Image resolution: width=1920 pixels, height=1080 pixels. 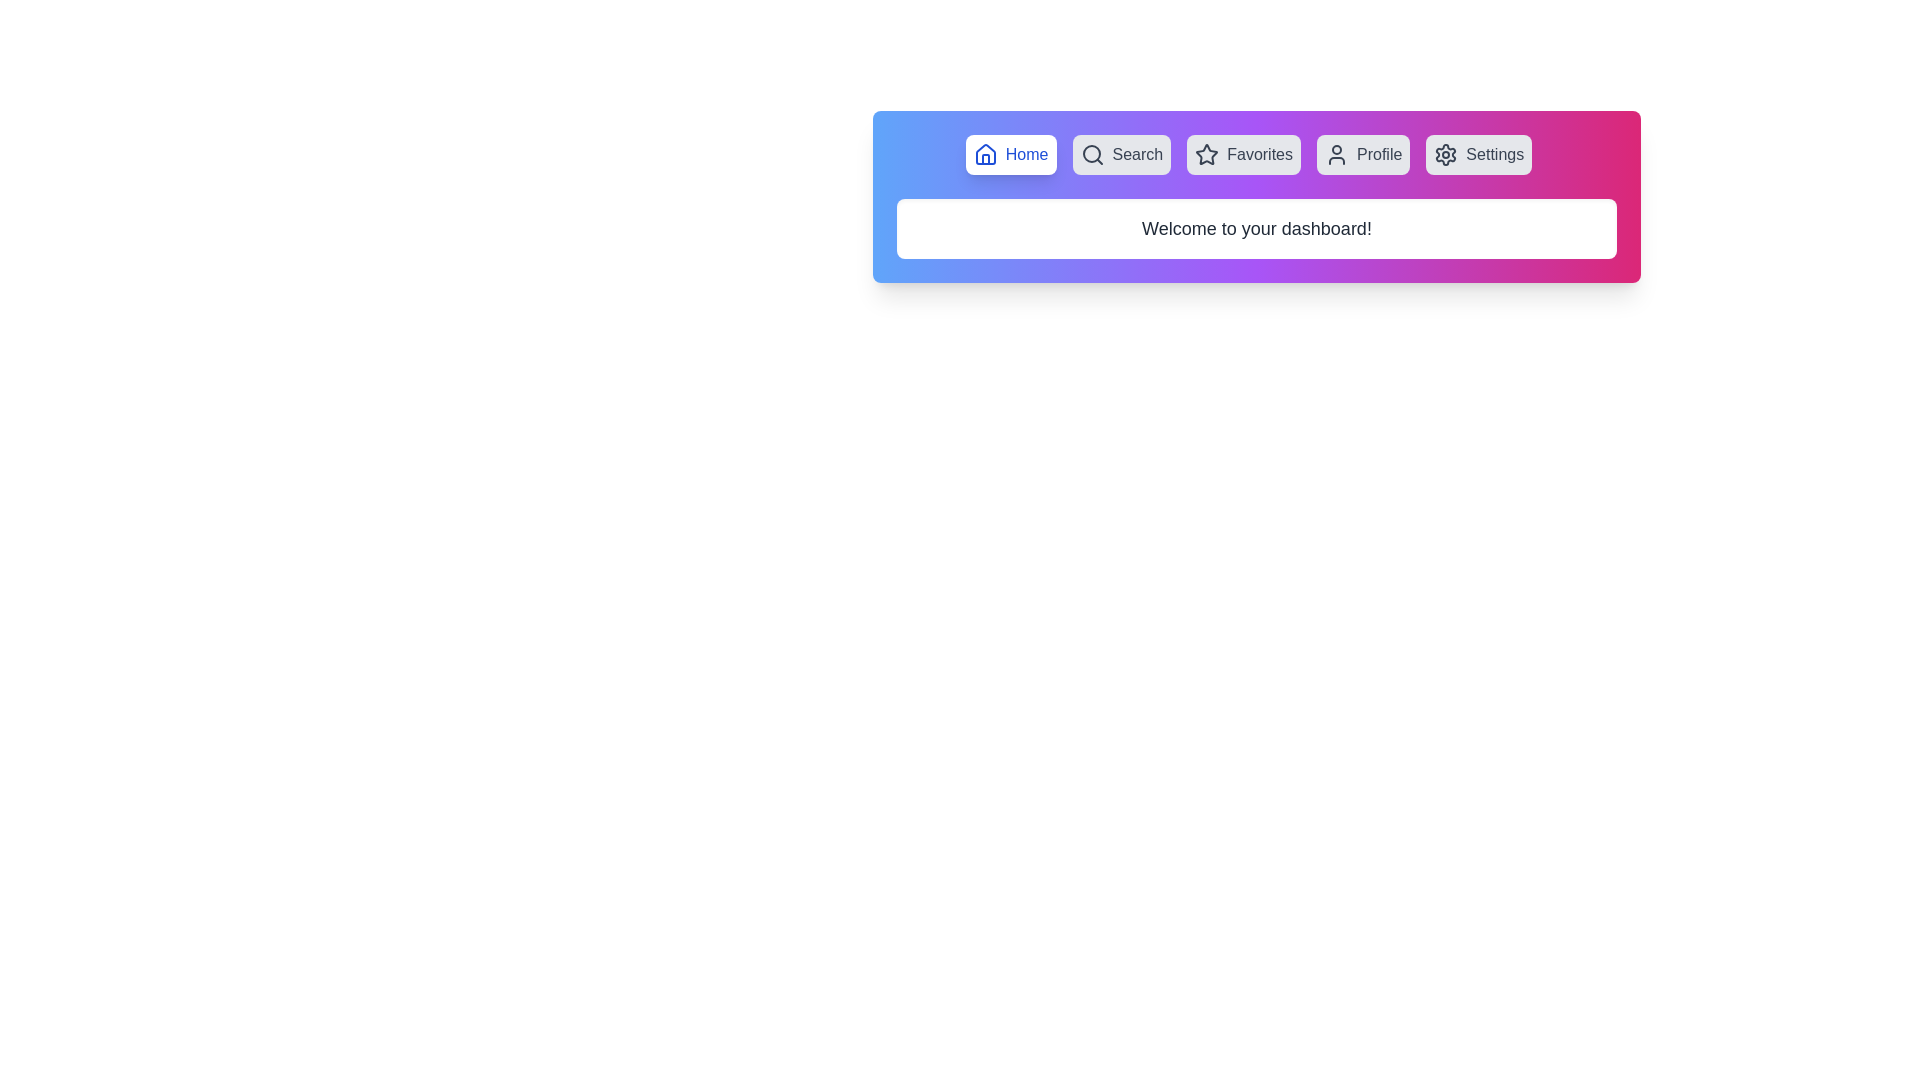 I want to click on the settings button, which is the last button in the horizontal navigation menu positioned to the far right, following the 'Profile' button, so click(x=1479, y=153).